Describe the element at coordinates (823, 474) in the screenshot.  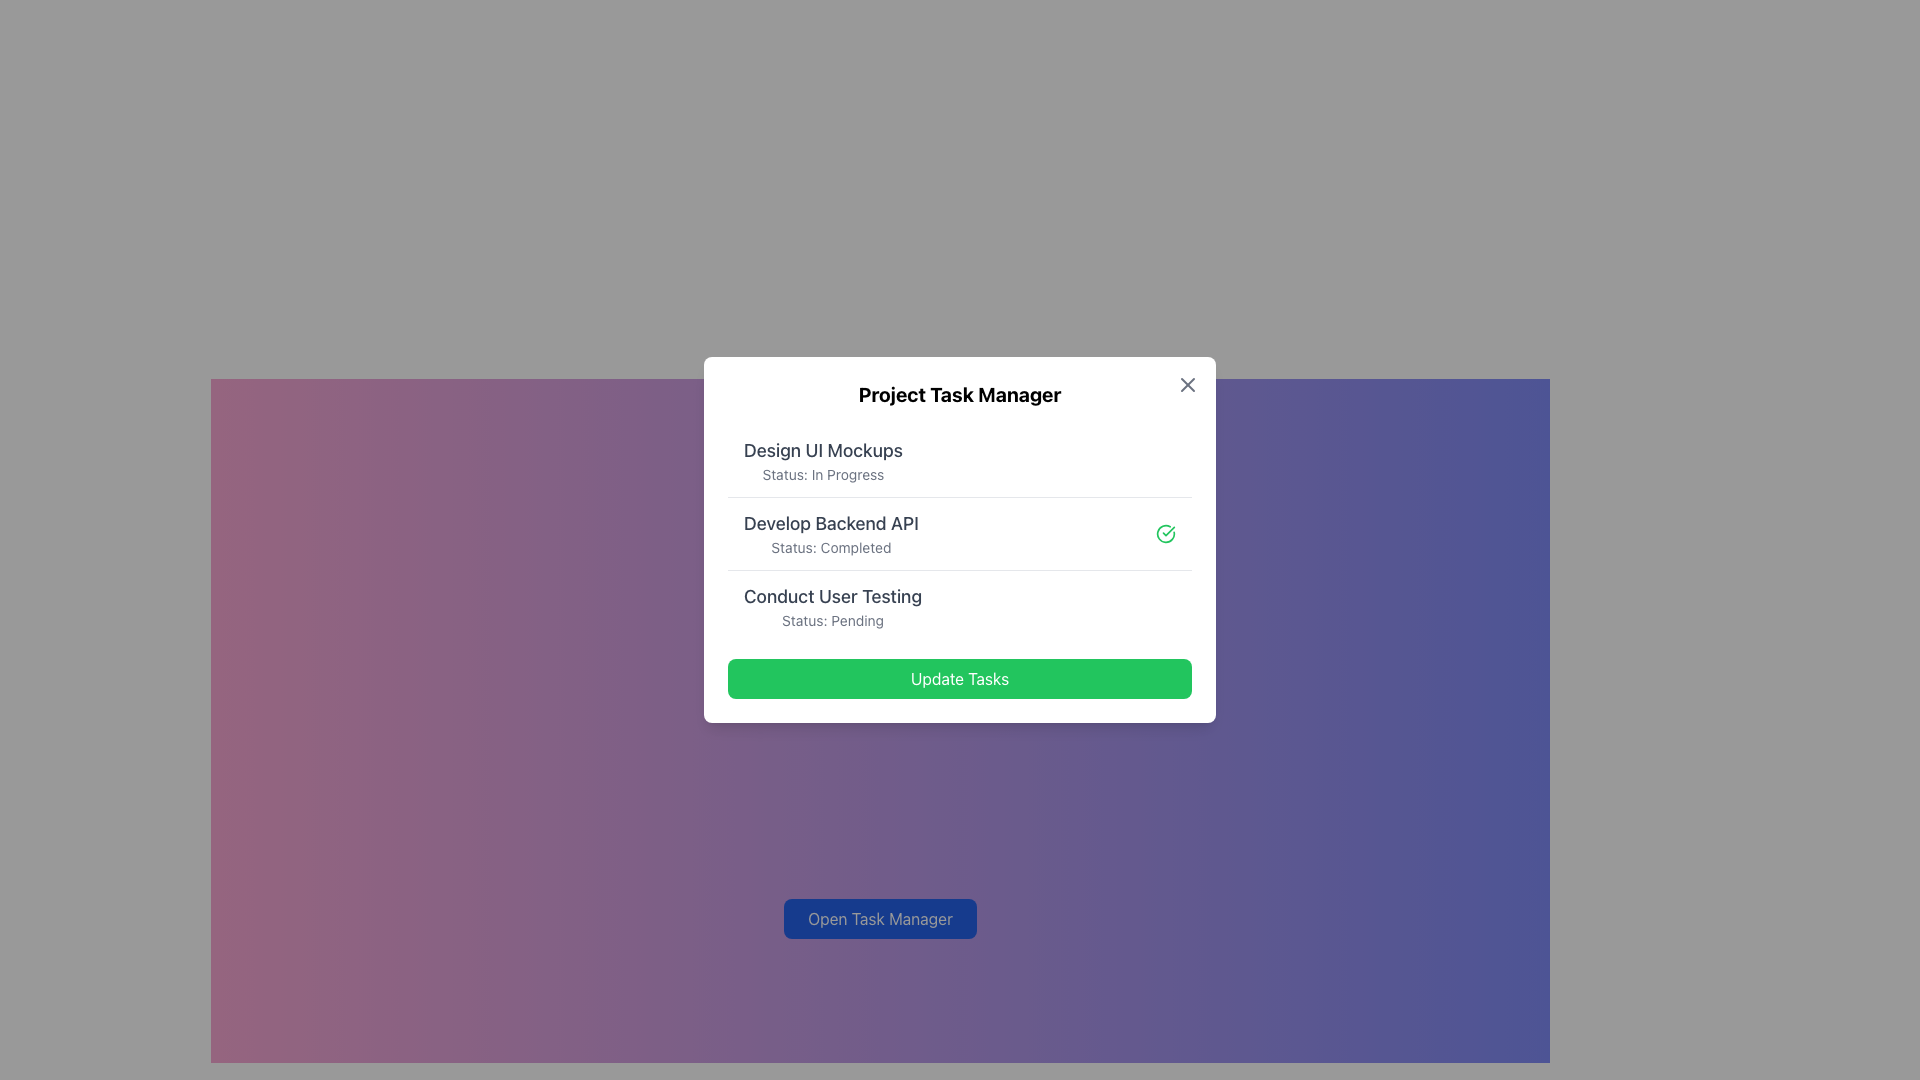
I see `the status indicator text label for the task 'Design UI Mockups' that shows 'In Progress', located in the 'Project Task Manager' popup` at that location.